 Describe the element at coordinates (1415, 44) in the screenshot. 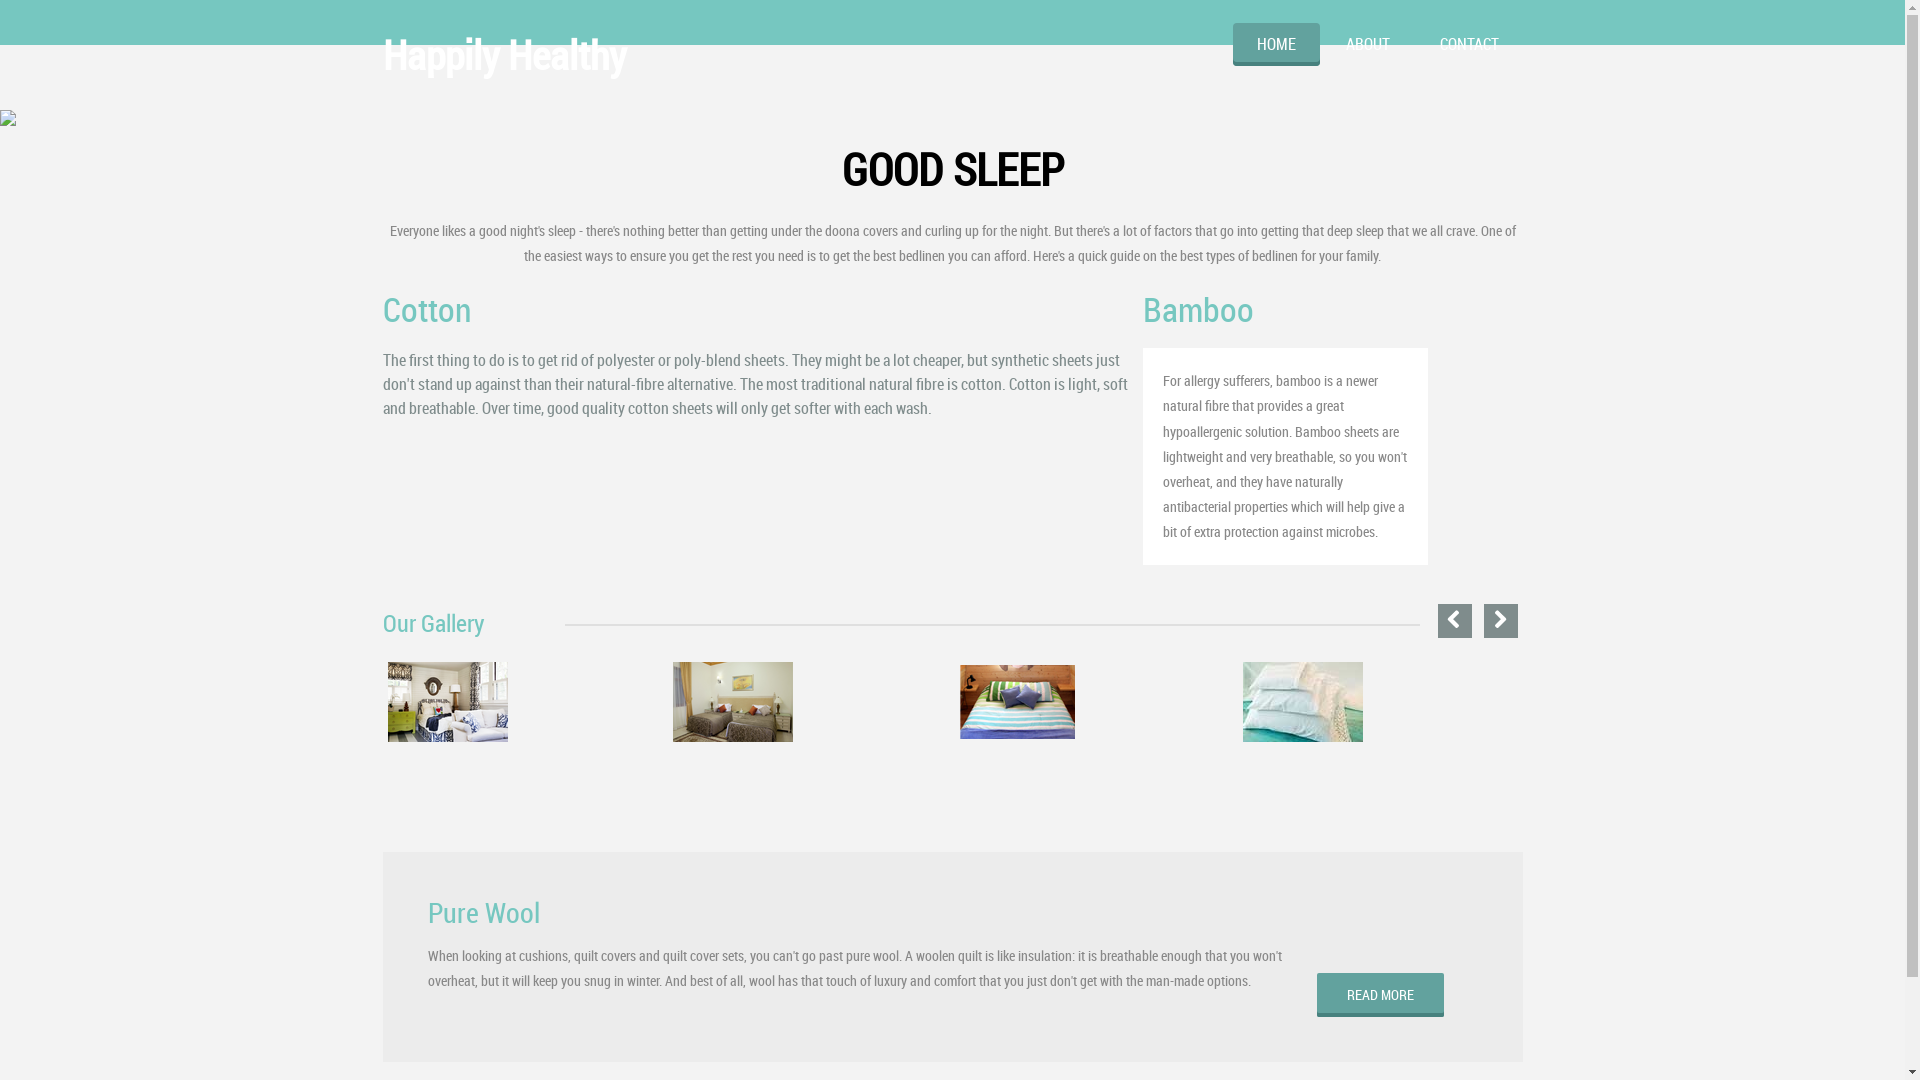

I see `'CONTACT'` at that location.